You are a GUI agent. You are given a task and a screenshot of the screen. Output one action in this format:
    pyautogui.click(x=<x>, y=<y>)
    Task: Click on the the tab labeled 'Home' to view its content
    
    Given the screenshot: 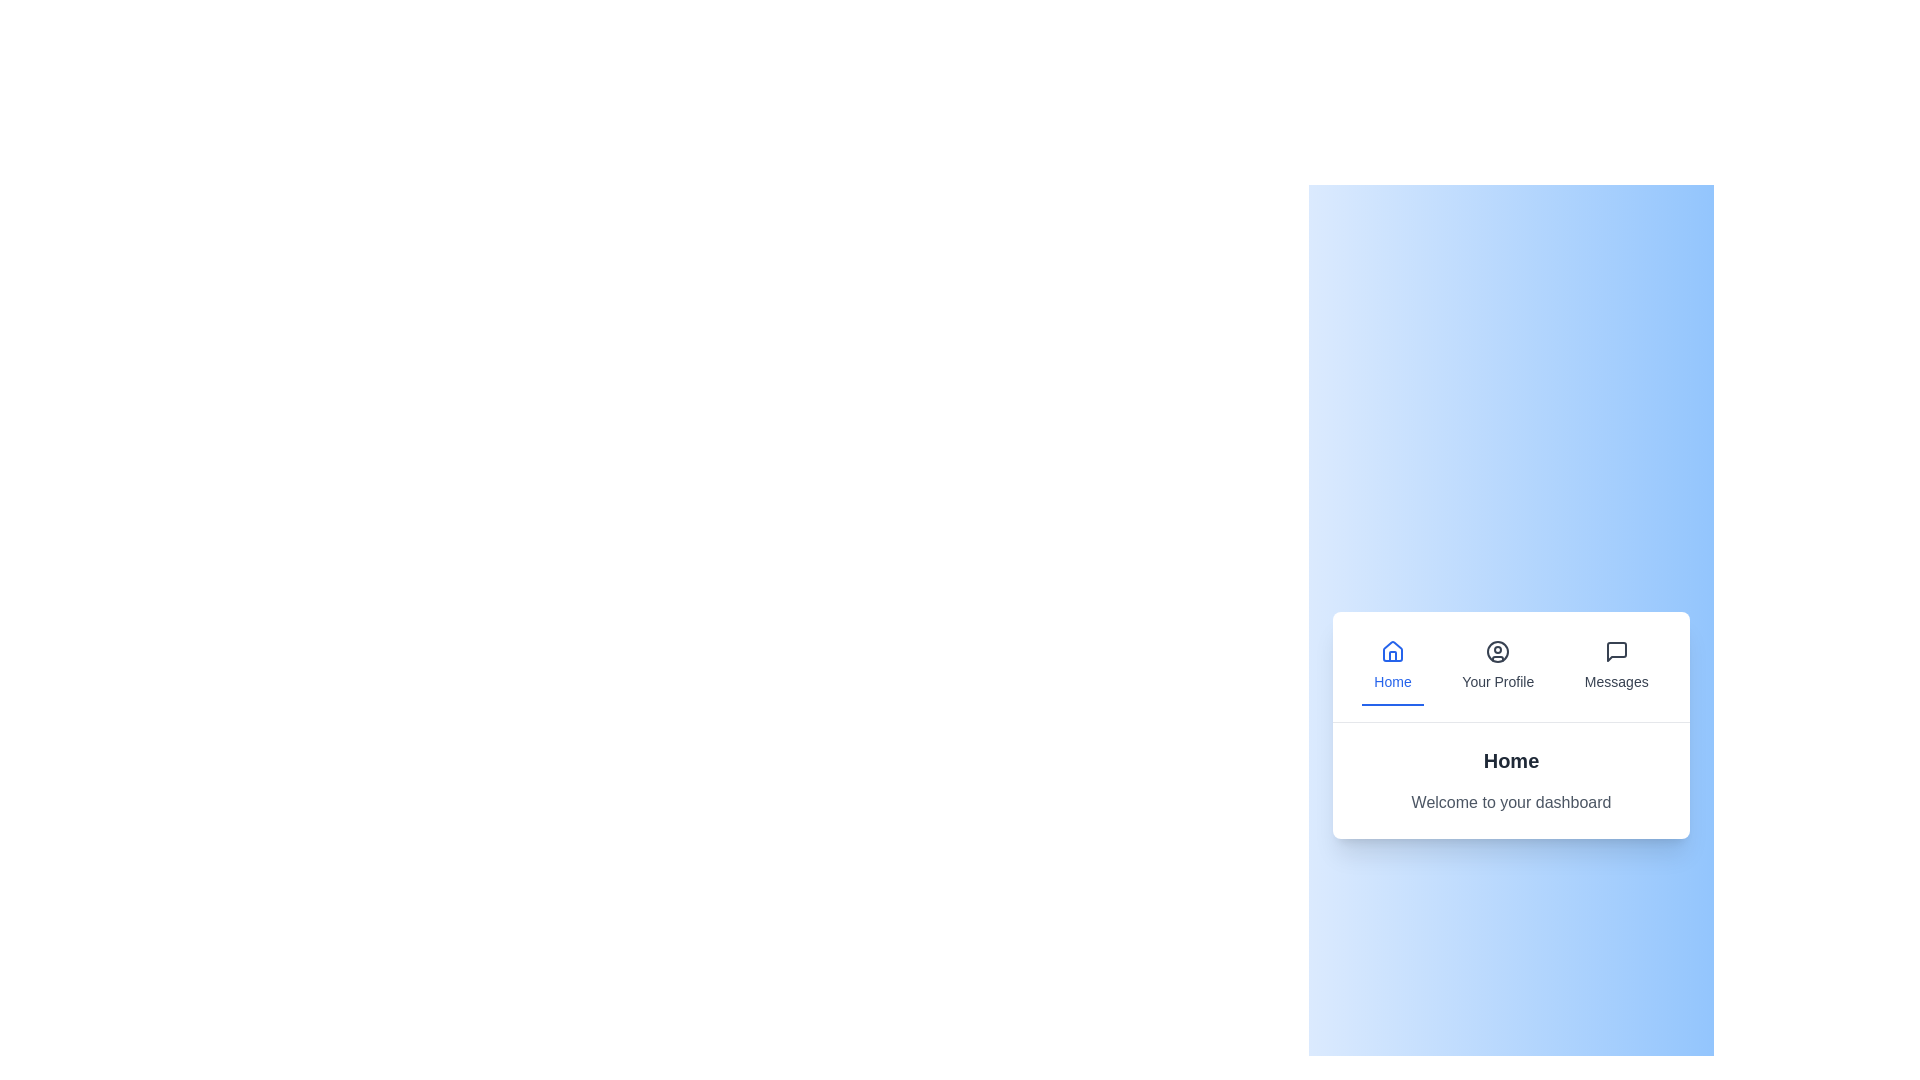 What is the action you would take?
    pyautogui.click(x=1391, y=666)
    